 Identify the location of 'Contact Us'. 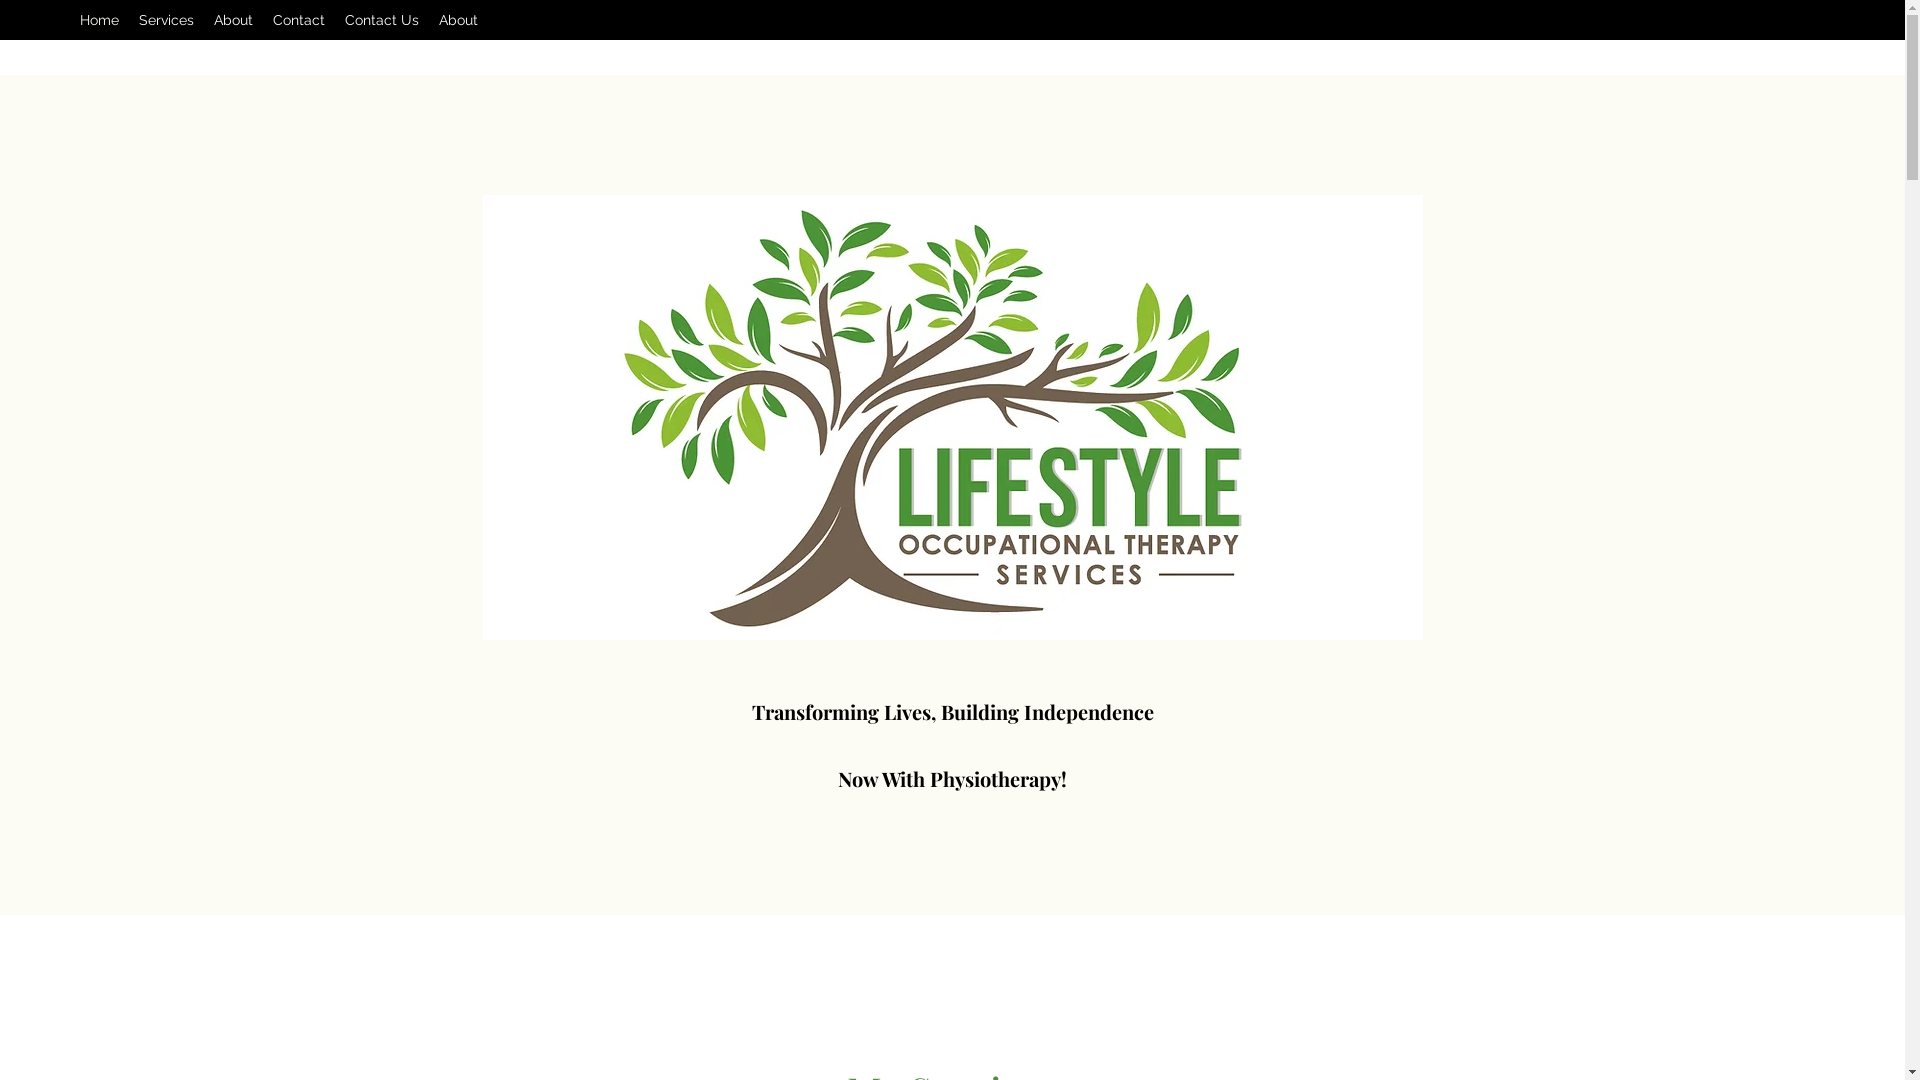
(335, 19).